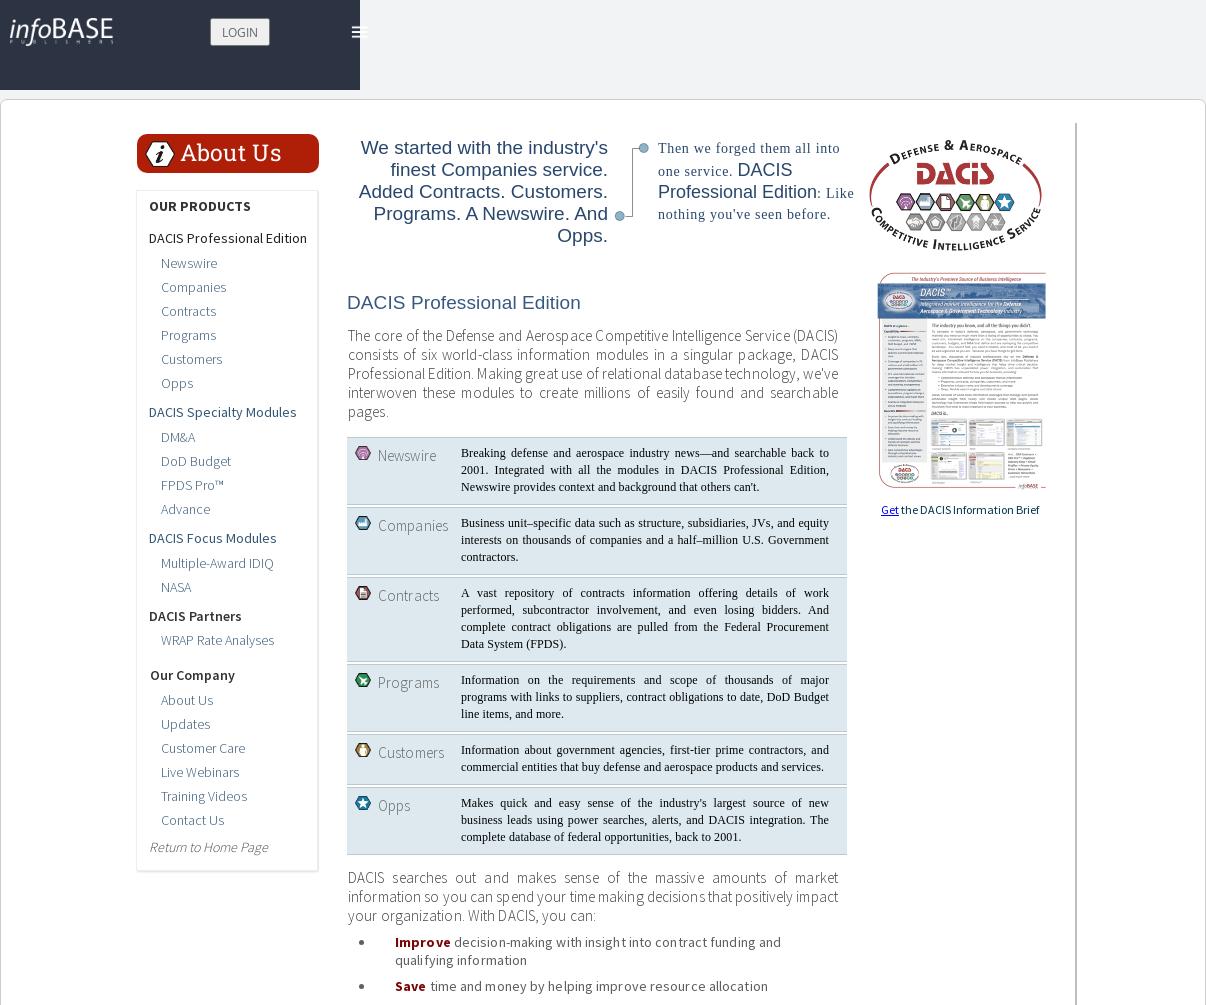 The height and width of the screenshot is (1005, 1206). What do you see at coordinates (147, 614) in the screenshot?
I see `'DACIS Partners'` at bounding box center [147, 614].